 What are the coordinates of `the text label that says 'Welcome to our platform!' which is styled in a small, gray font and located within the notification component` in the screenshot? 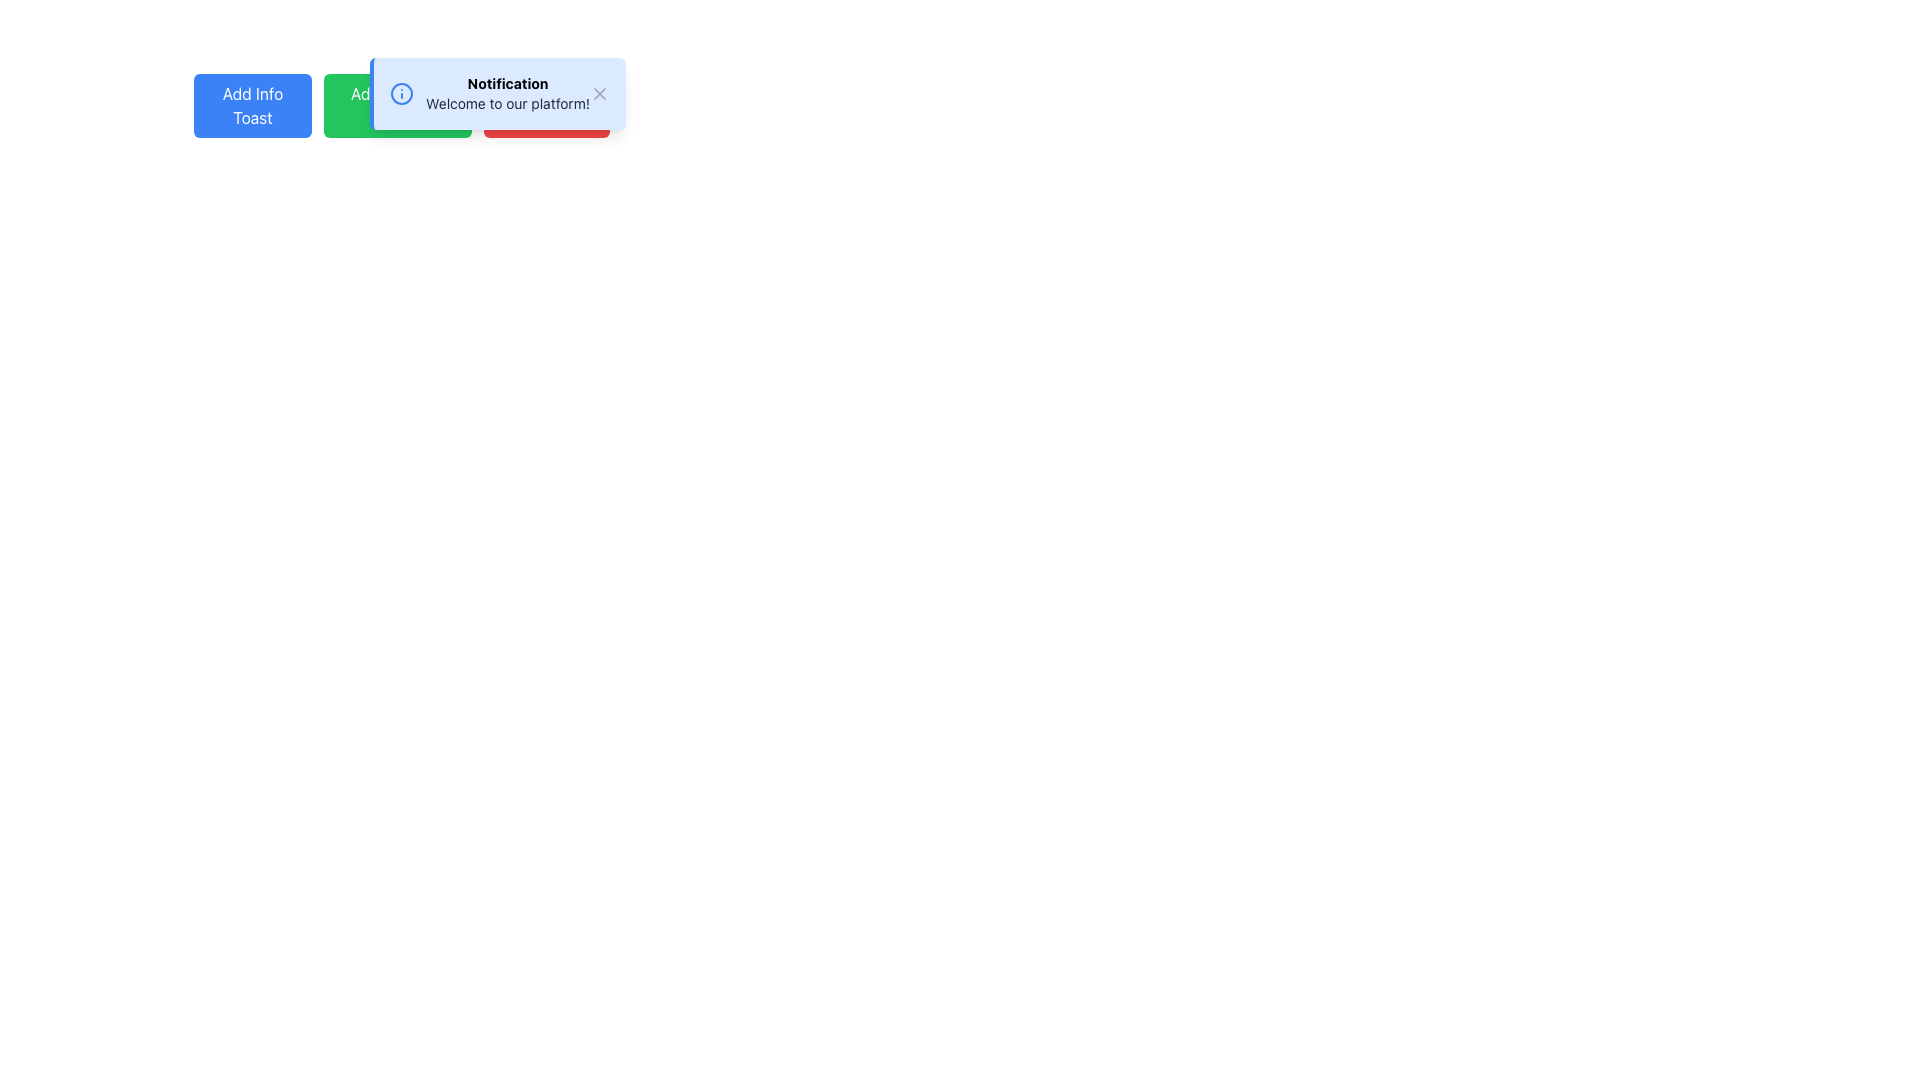 It's located at (507, 104).